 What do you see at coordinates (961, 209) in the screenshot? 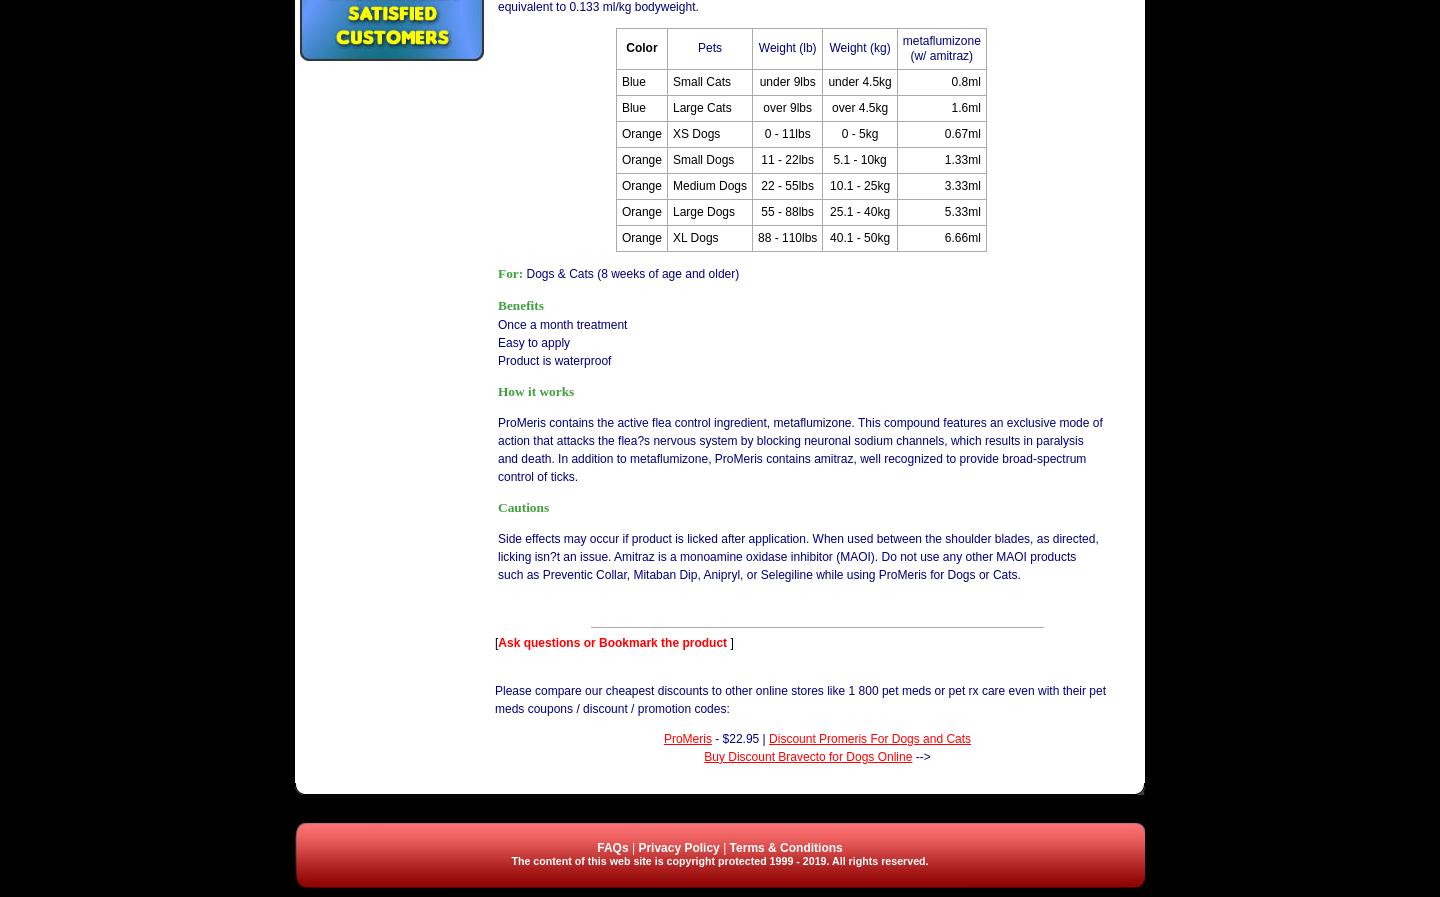
I see `'5.33ml'` at bounding box center [961, 209].